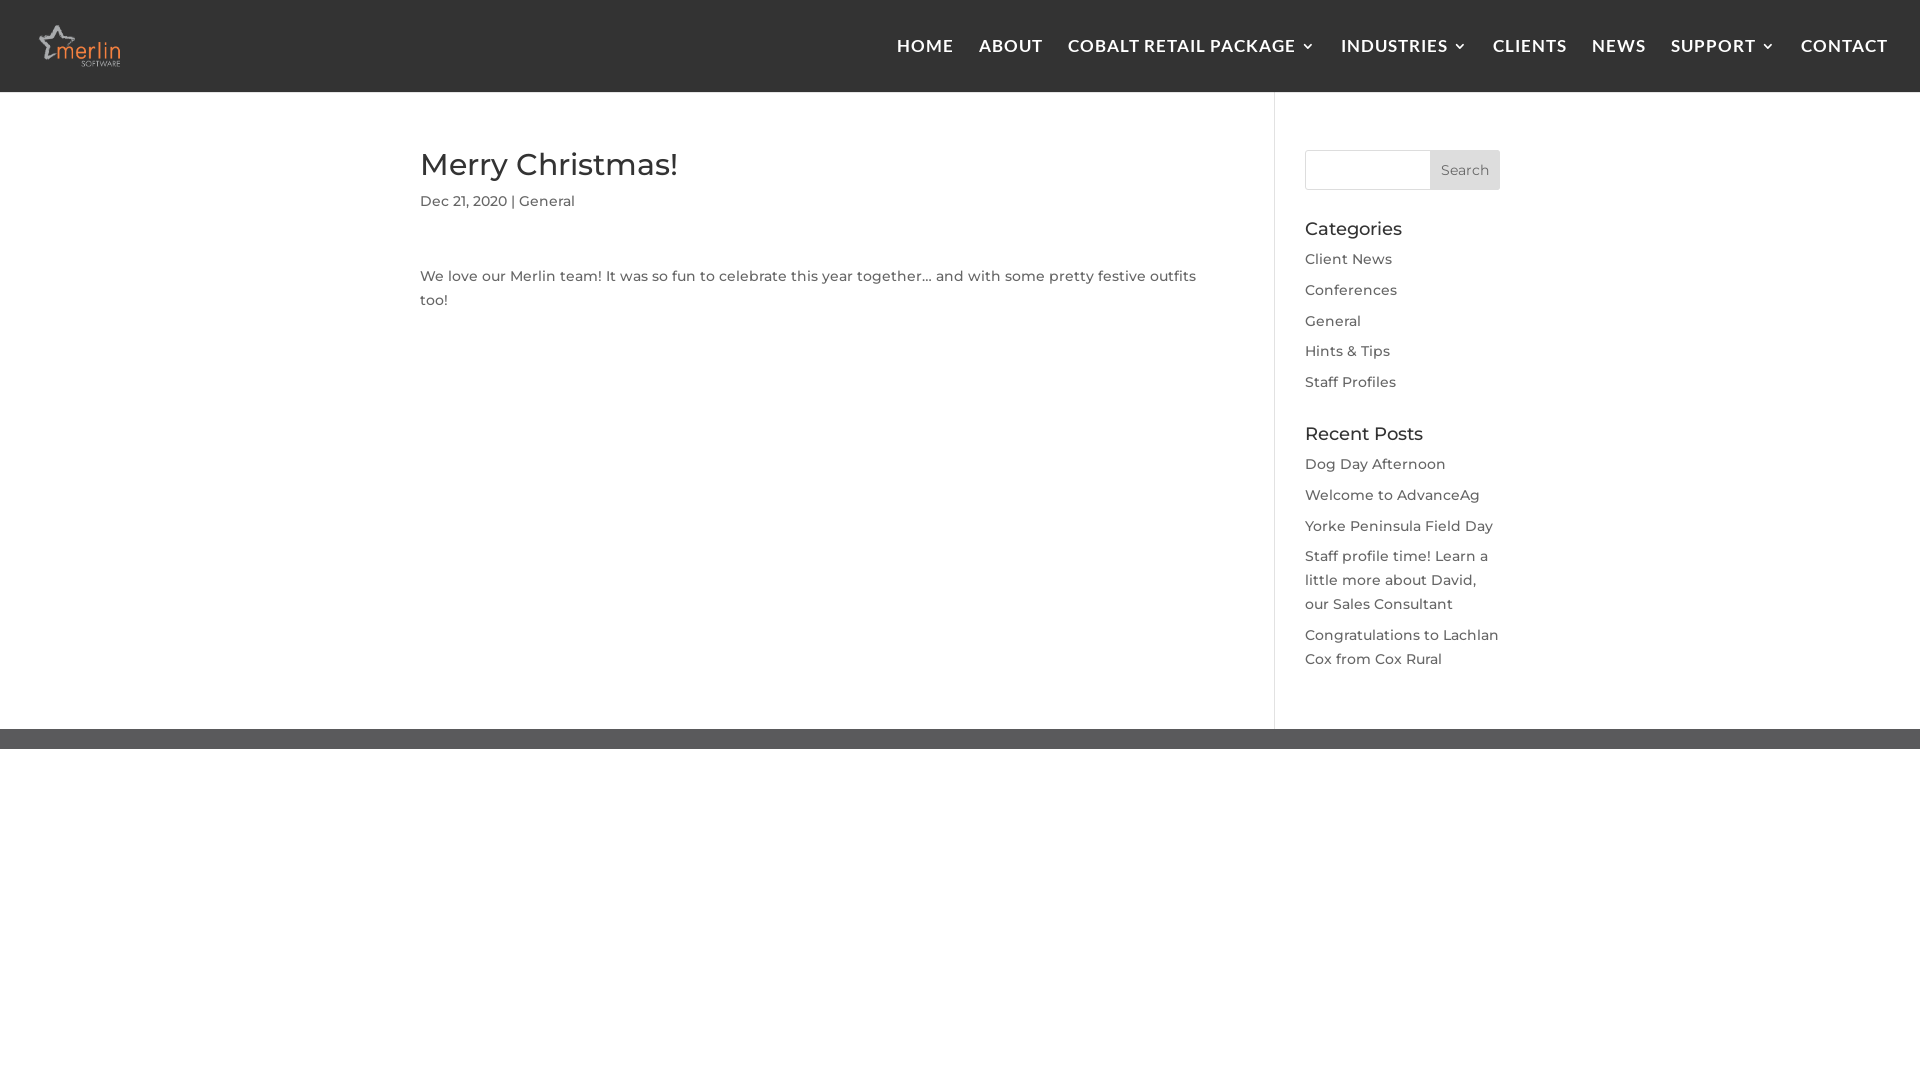  What do you see at coordinates (1400, 647) in the screenshot?
I see `'Congratulations to Lachlan Cox from Cox Rural'` at bounding box center [1400, 647].